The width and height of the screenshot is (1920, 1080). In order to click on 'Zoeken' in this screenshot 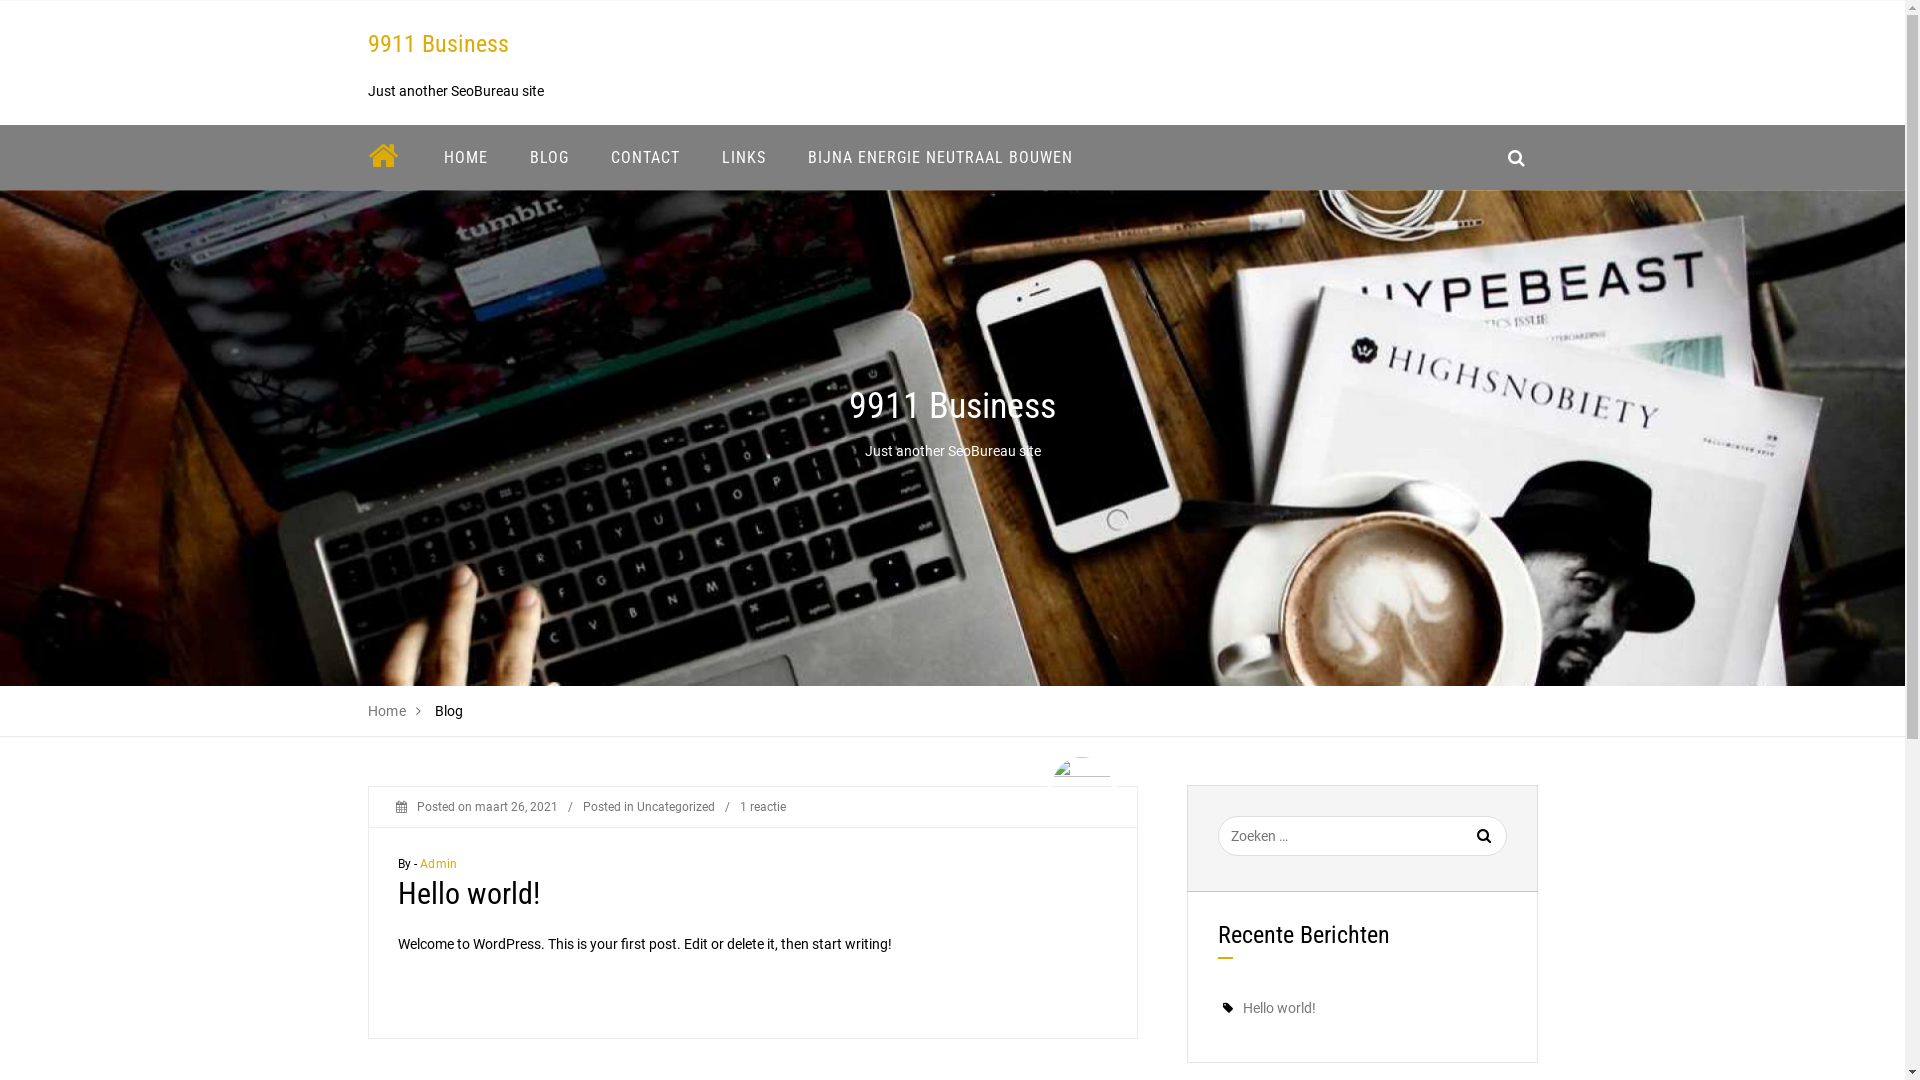, I will do `click(1460, 848)`.